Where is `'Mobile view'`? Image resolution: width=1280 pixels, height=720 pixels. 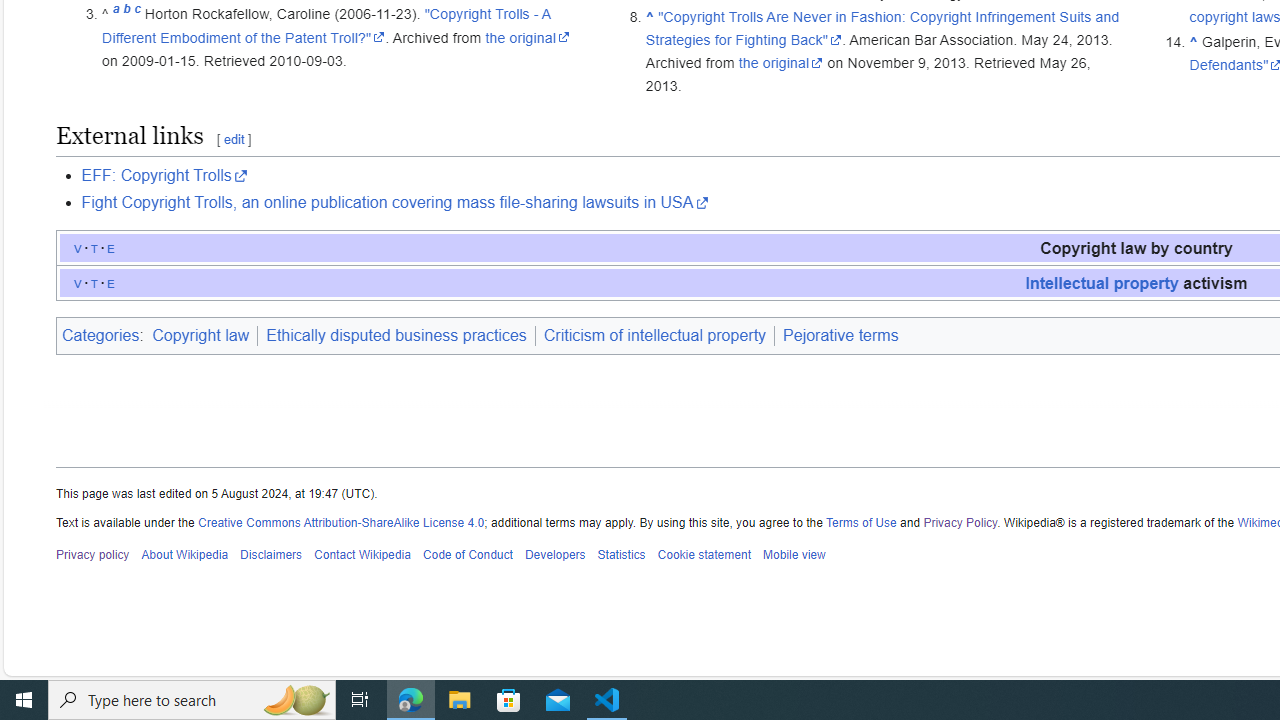 'Mobile view' is located at coordinates (792, 555).